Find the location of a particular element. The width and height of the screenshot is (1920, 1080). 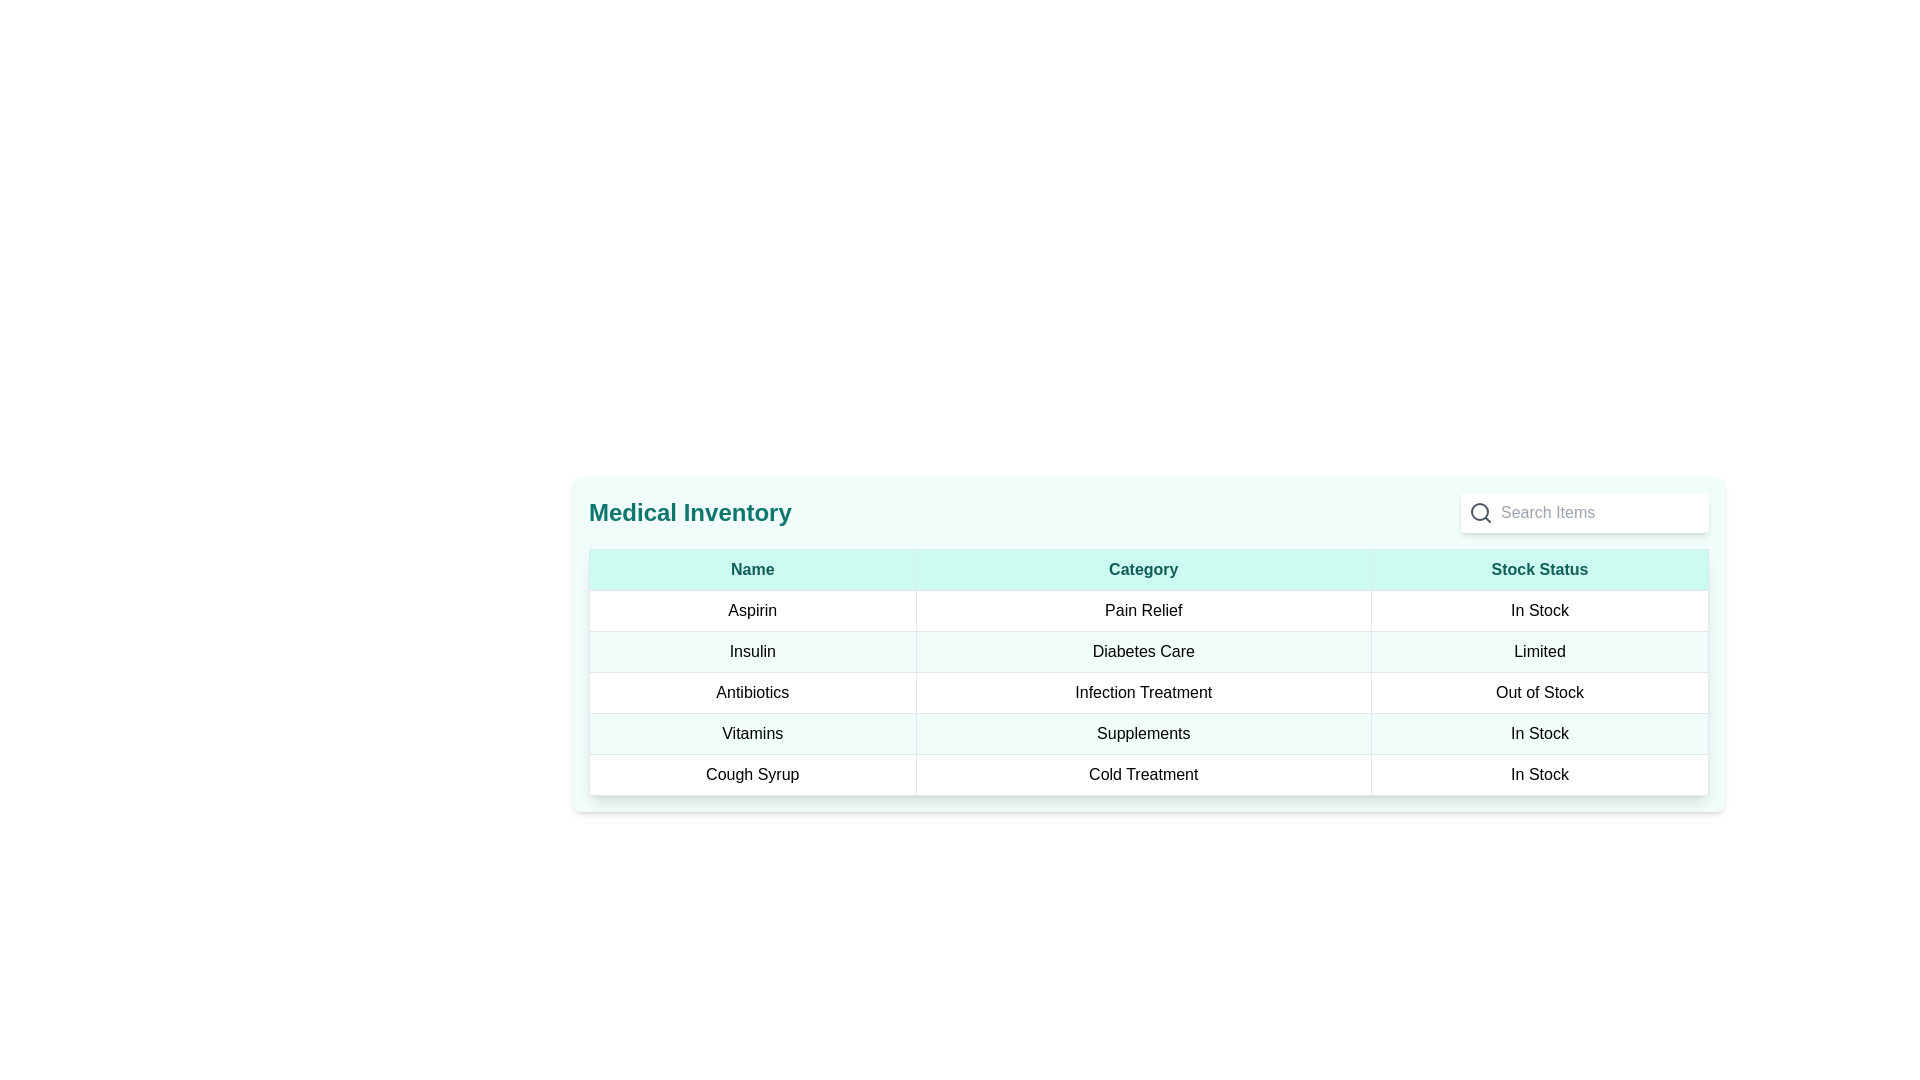

the 'Insulin' text label located in the 'Name' column of the second data row under the 'Medical Inventory' header is located at coordinates (751, 651).